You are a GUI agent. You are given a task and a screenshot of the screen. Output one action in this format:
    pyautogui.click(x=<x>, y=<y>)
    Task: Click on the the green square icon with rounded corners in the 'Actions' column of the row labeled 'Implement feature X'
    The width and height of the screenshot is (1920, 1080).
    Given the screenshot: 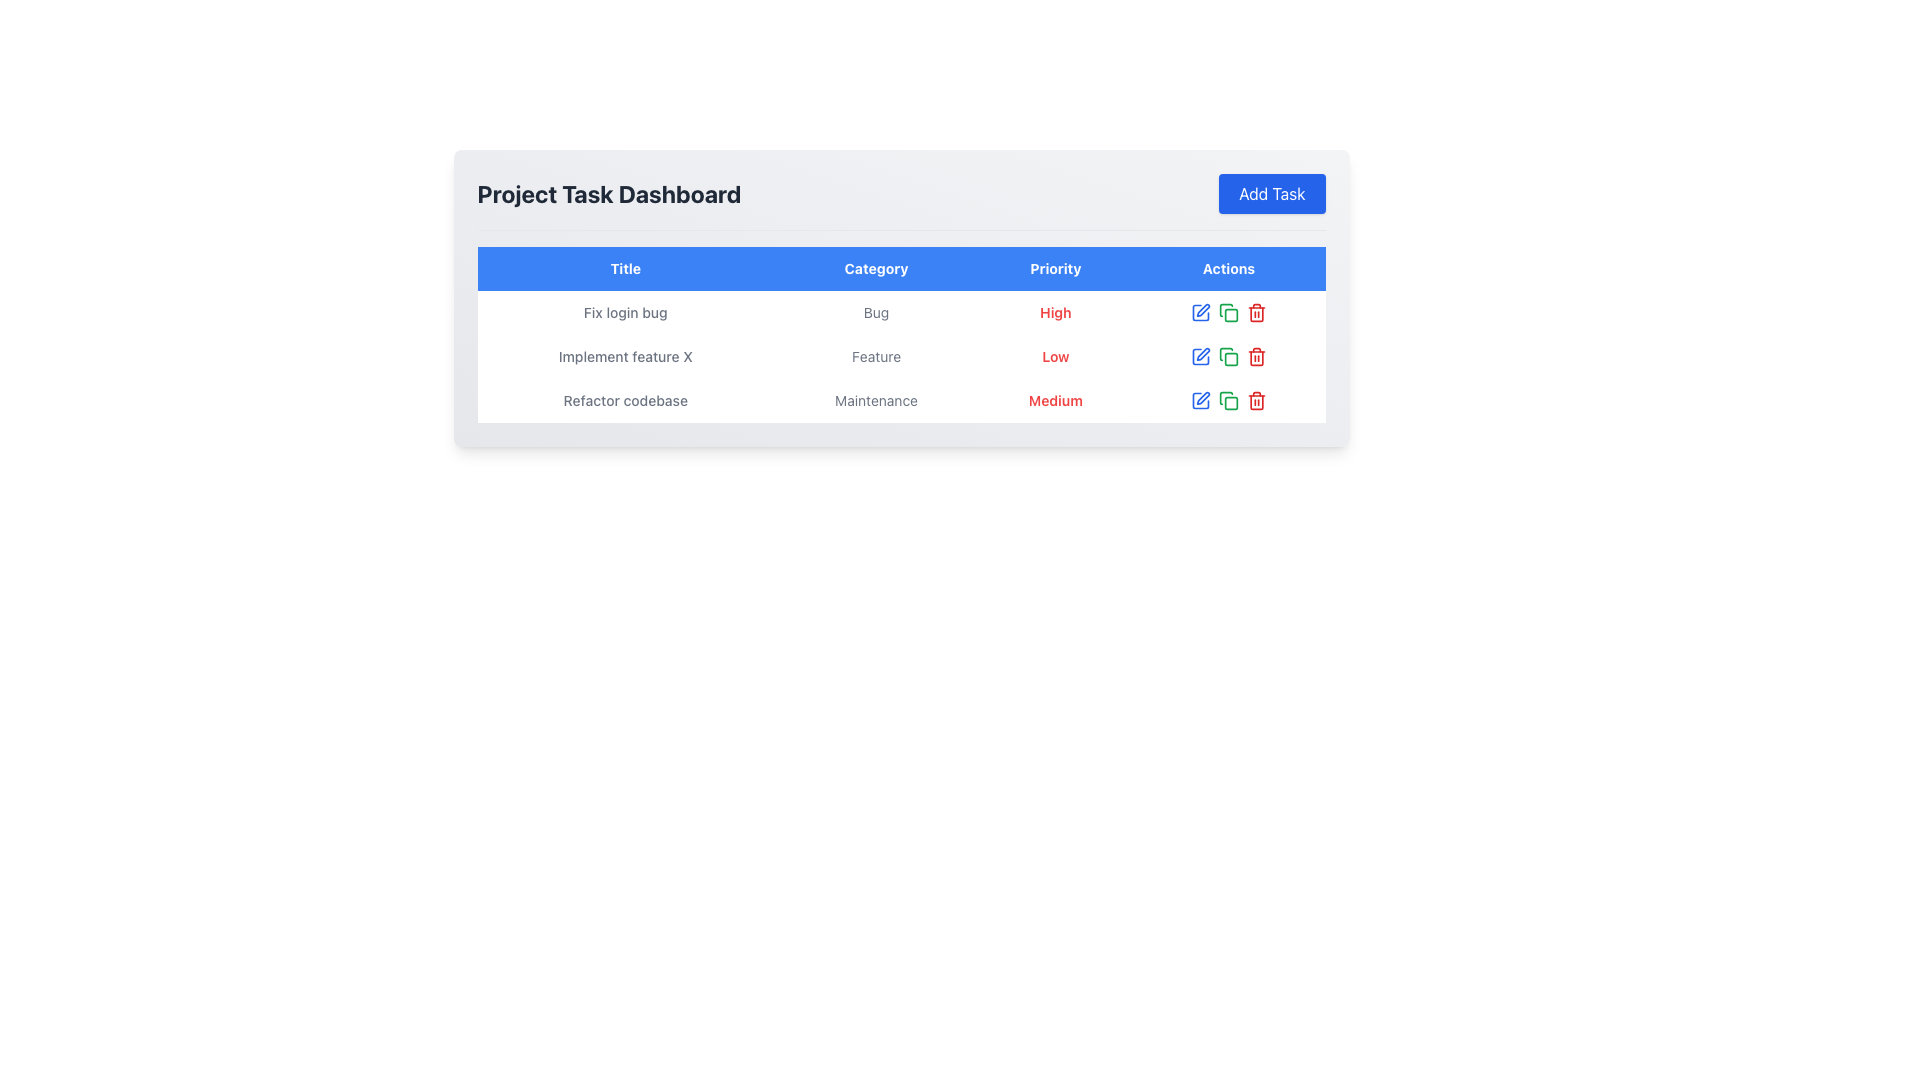 What is the action you would take?
    pyautogui.click(x=1227, y=356)
    